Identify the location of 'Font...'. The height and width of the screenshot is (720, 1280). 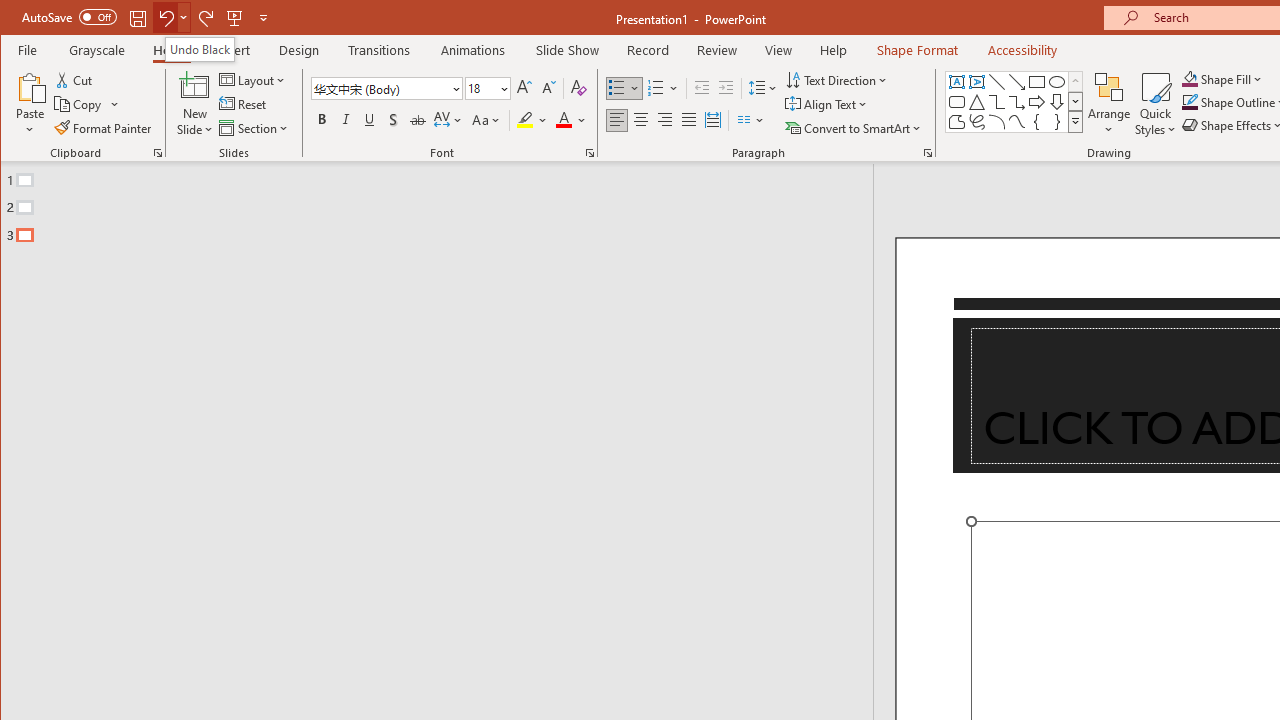
(589, 152).